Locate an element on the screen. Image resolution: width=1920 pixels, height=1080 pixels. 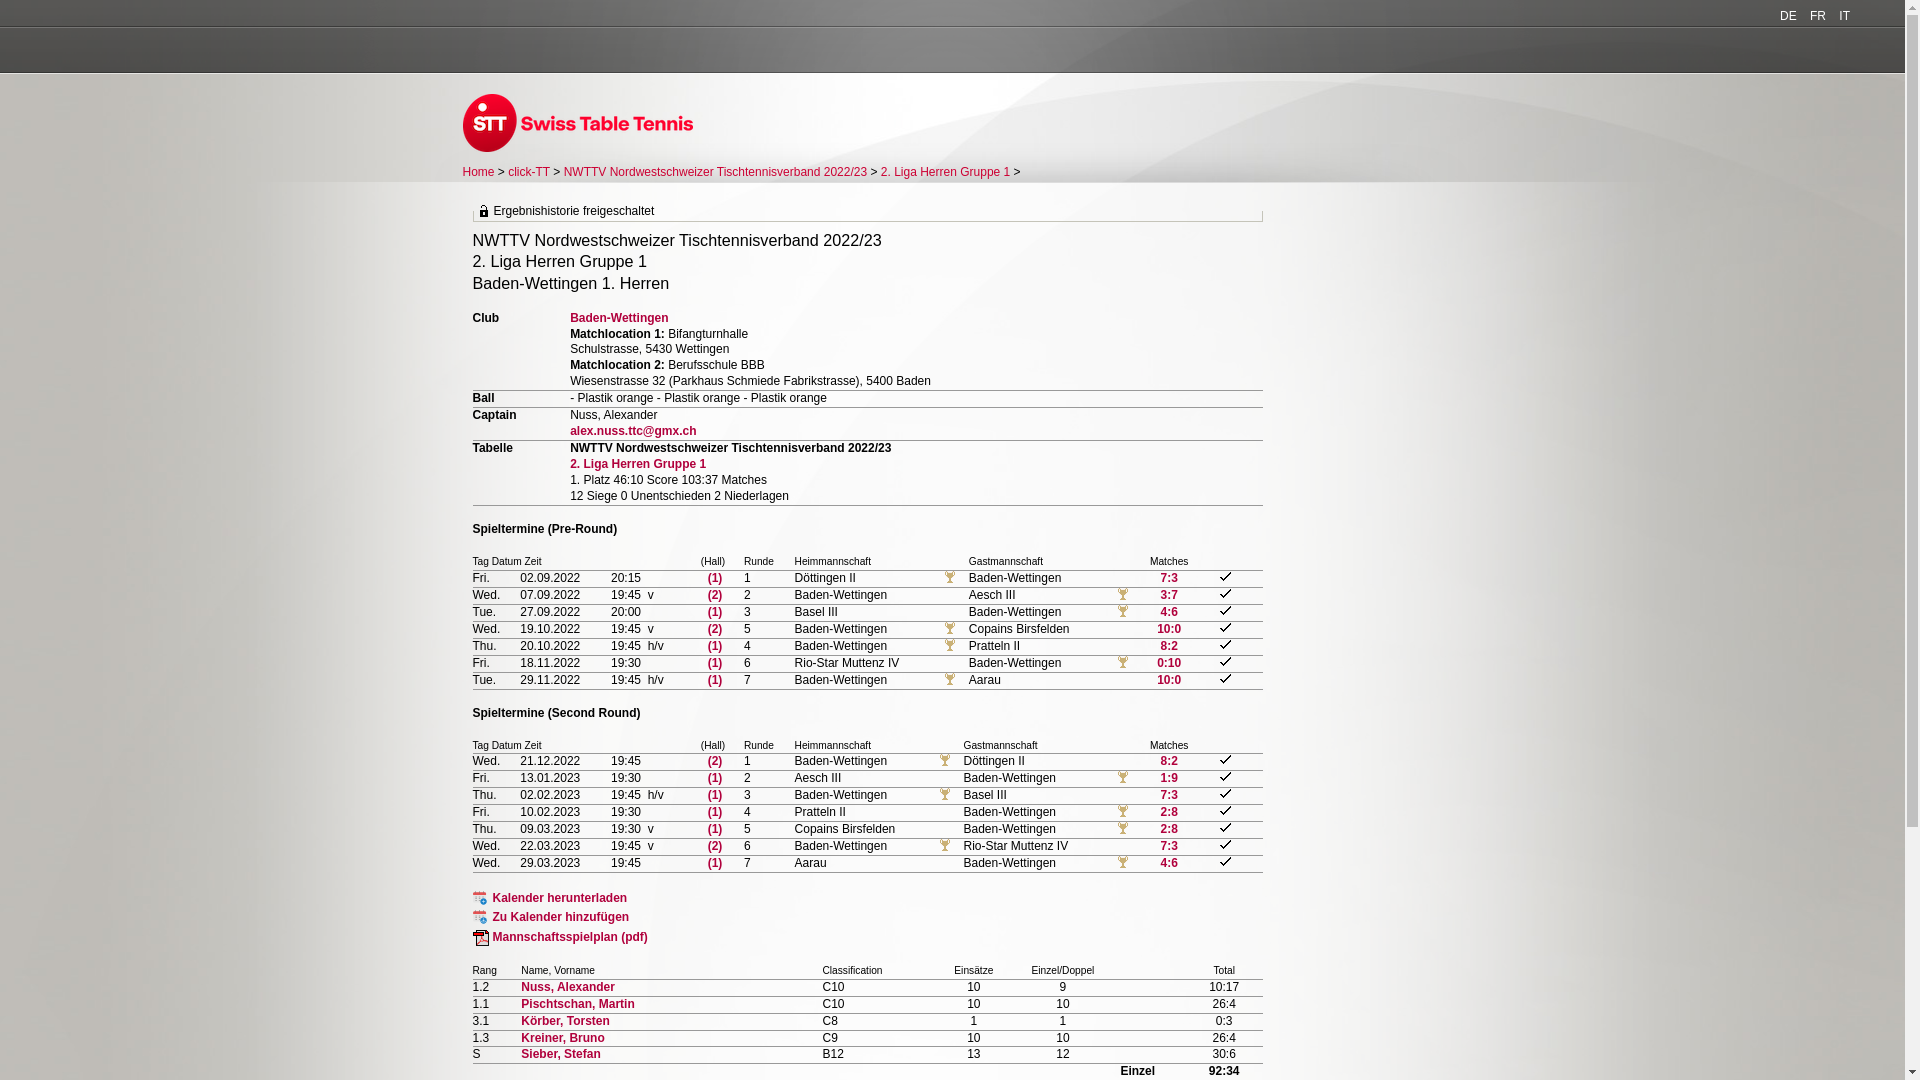
'Spielbericht genehmigt' is located at coordinates (1224, 844).